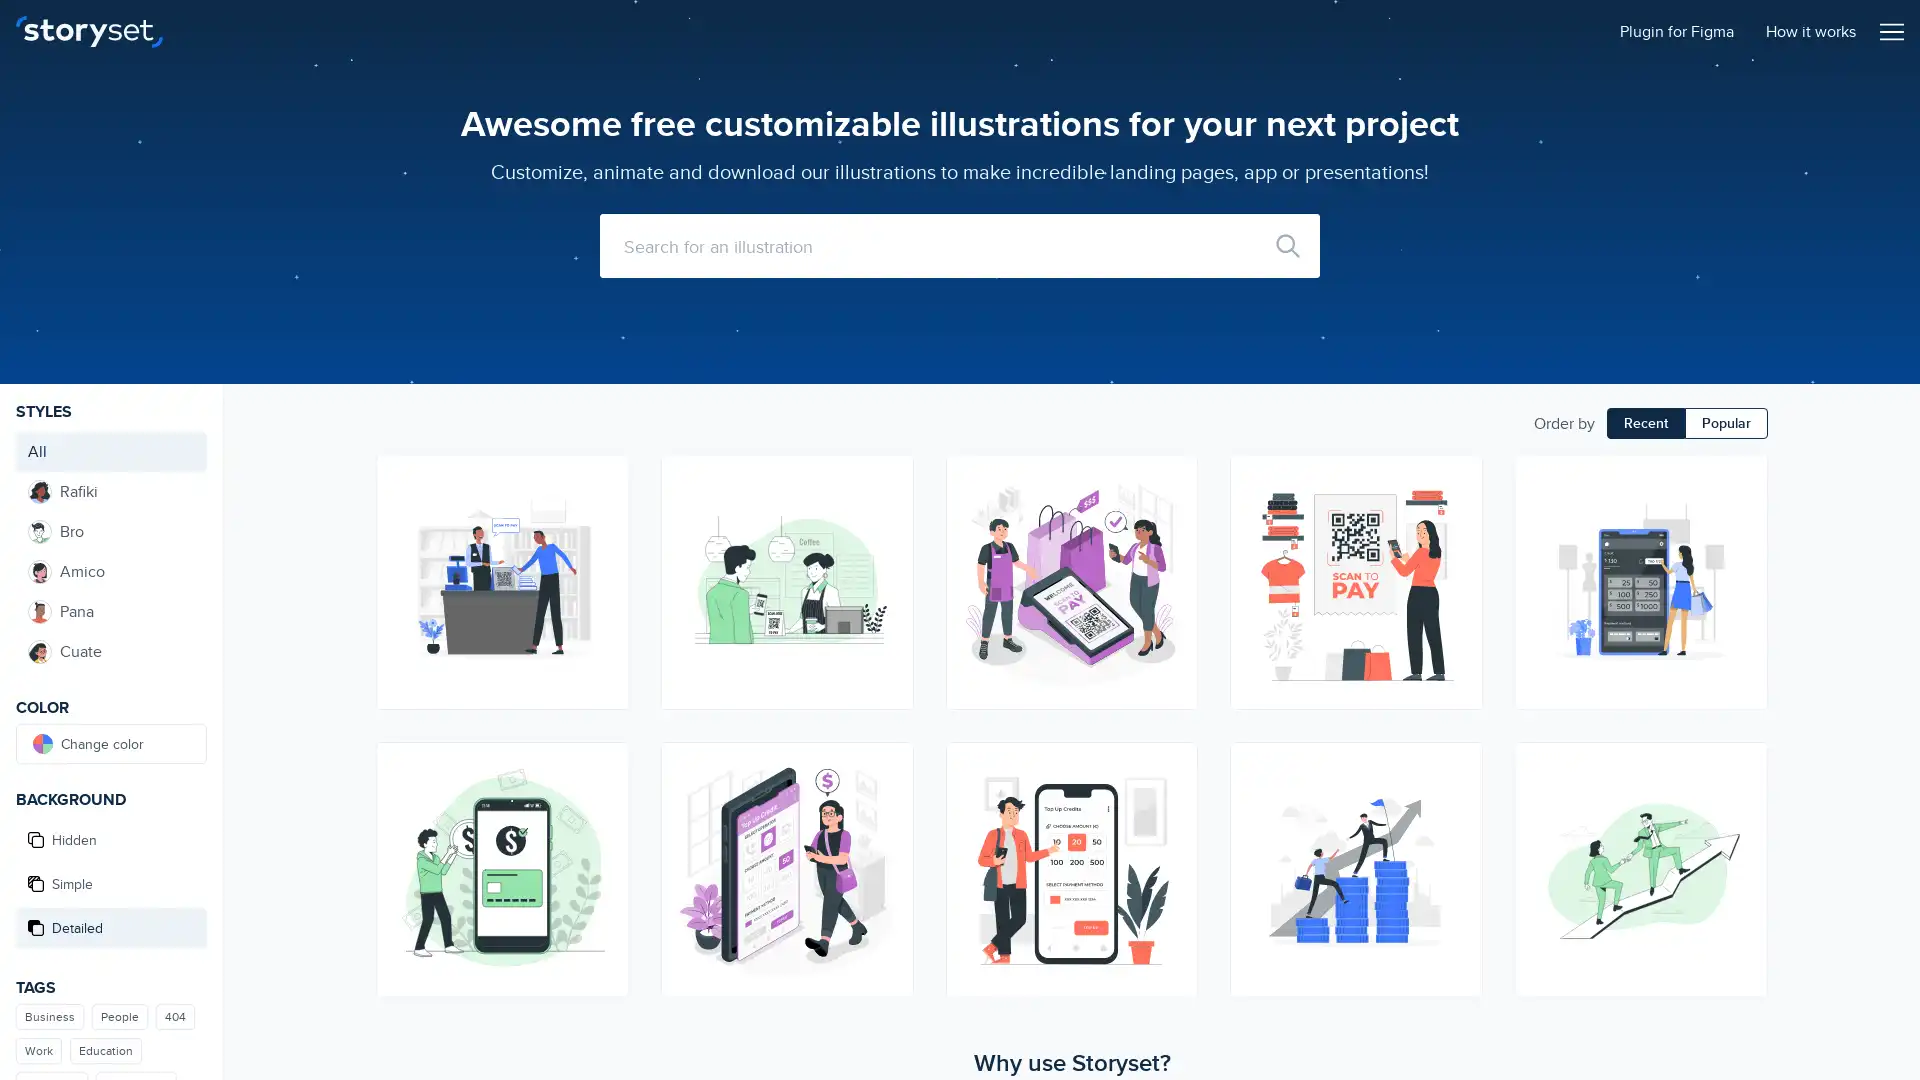 This screenshot has height=1080, width=1920. I want to click on wand icon Animate, so click(1458, 479).